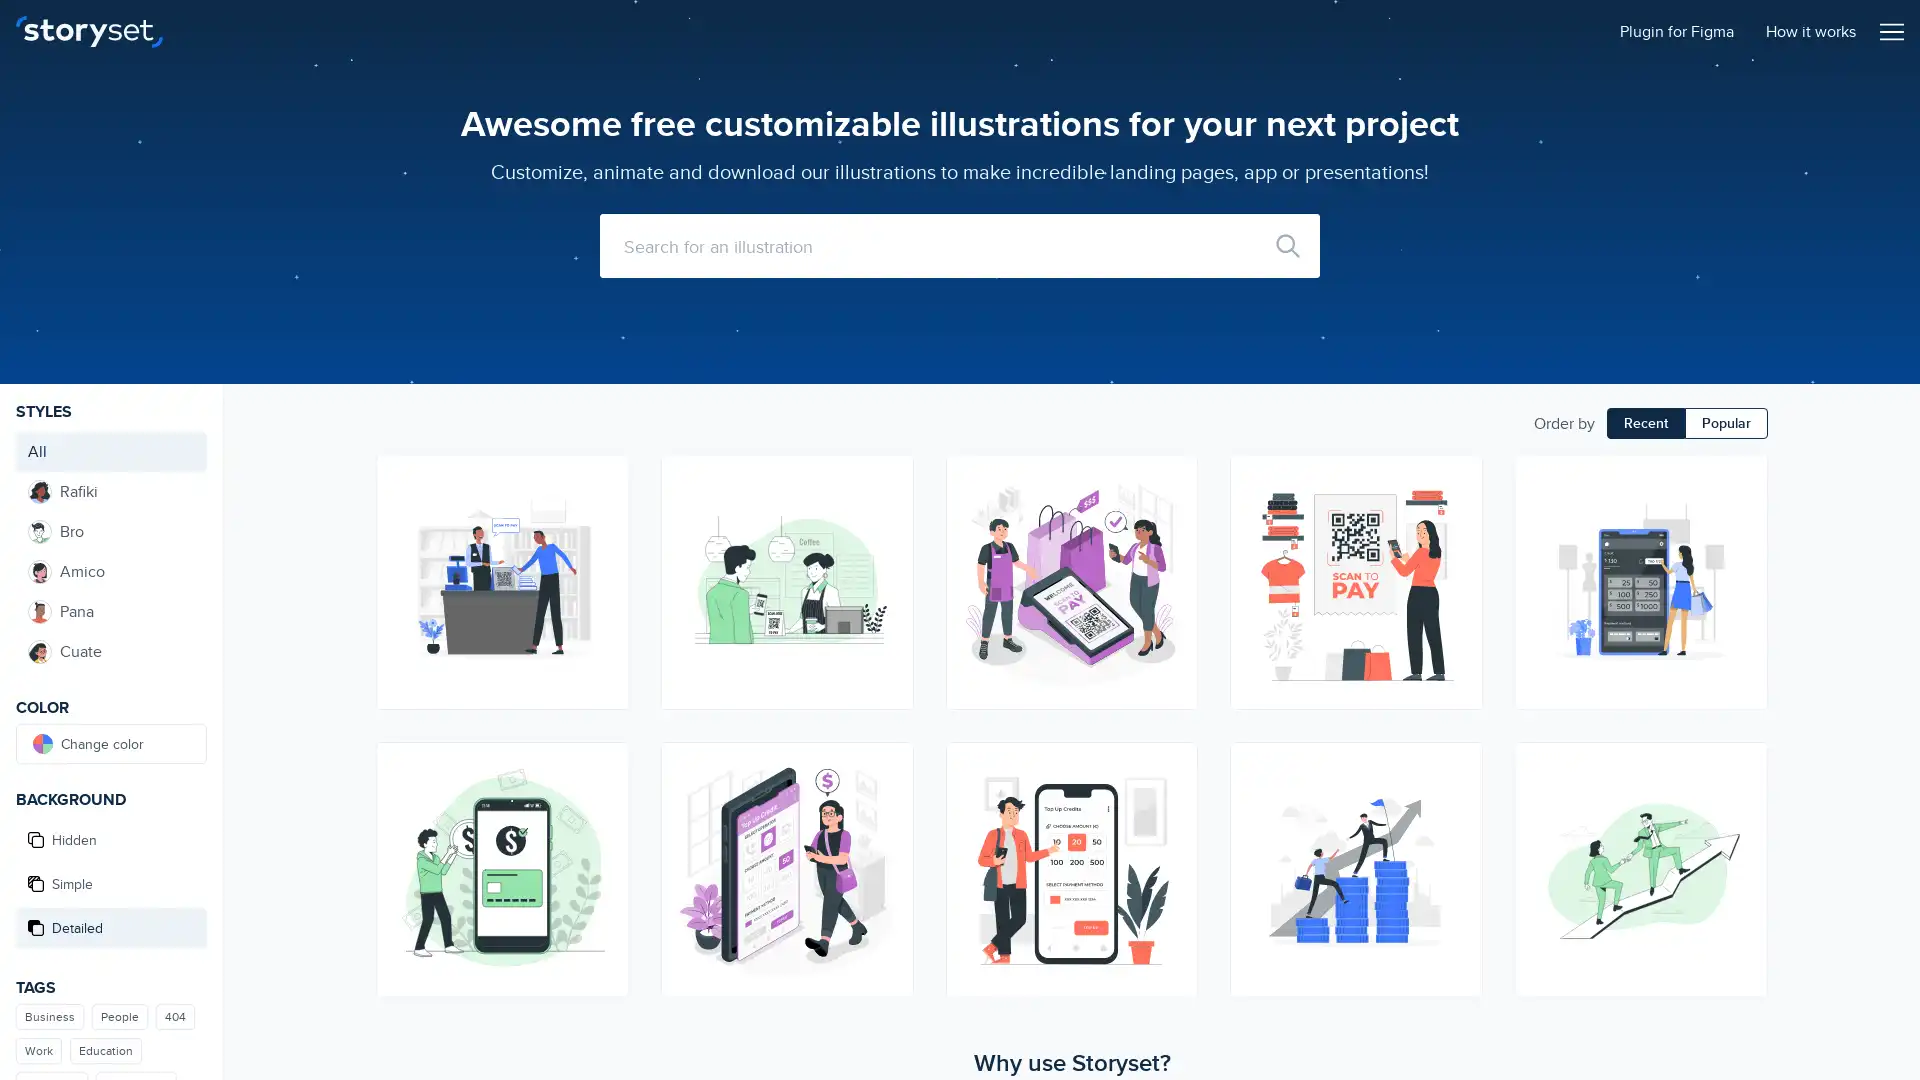 This screenshot has height=1080, width=1920. I want to click on wand icon Animate, so click(1458, 479).